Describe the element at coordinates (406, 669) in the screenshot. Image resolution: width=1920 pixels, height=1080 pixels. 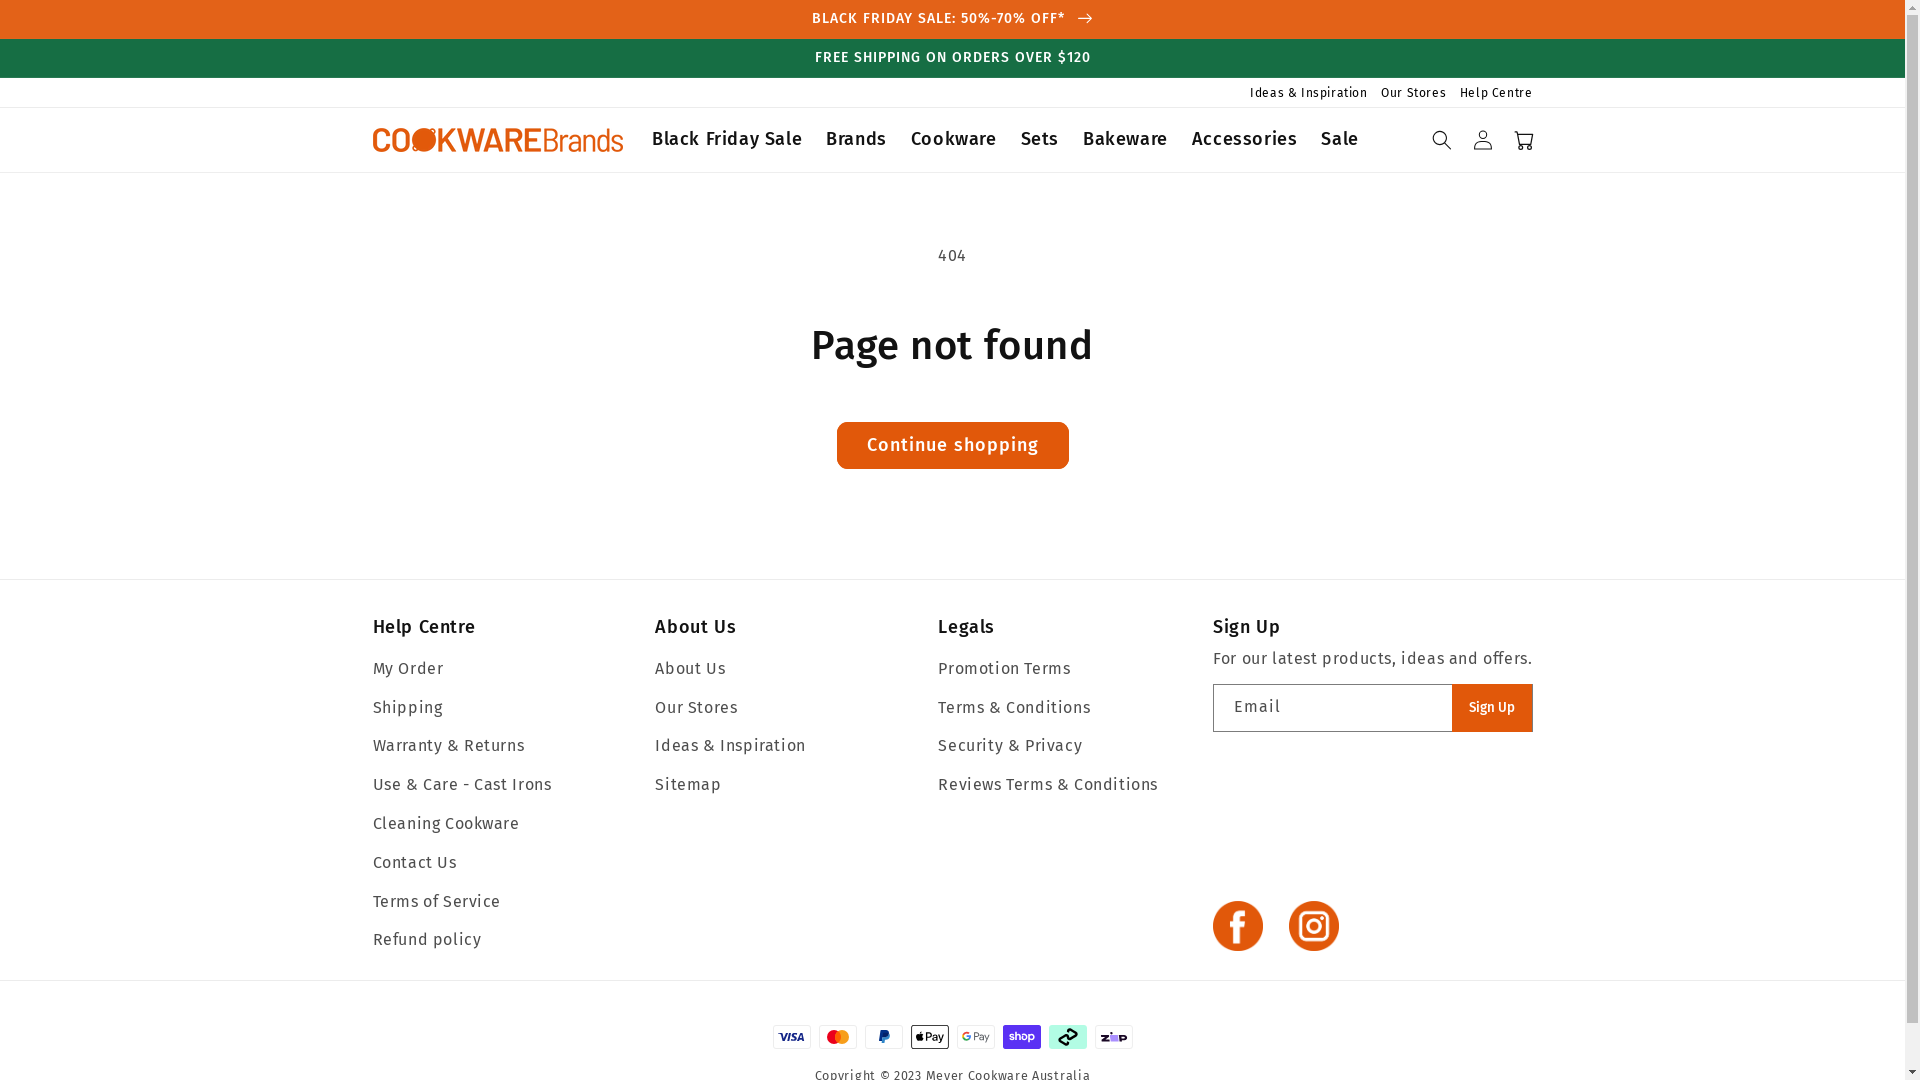
I see `'My Order'` at that location.